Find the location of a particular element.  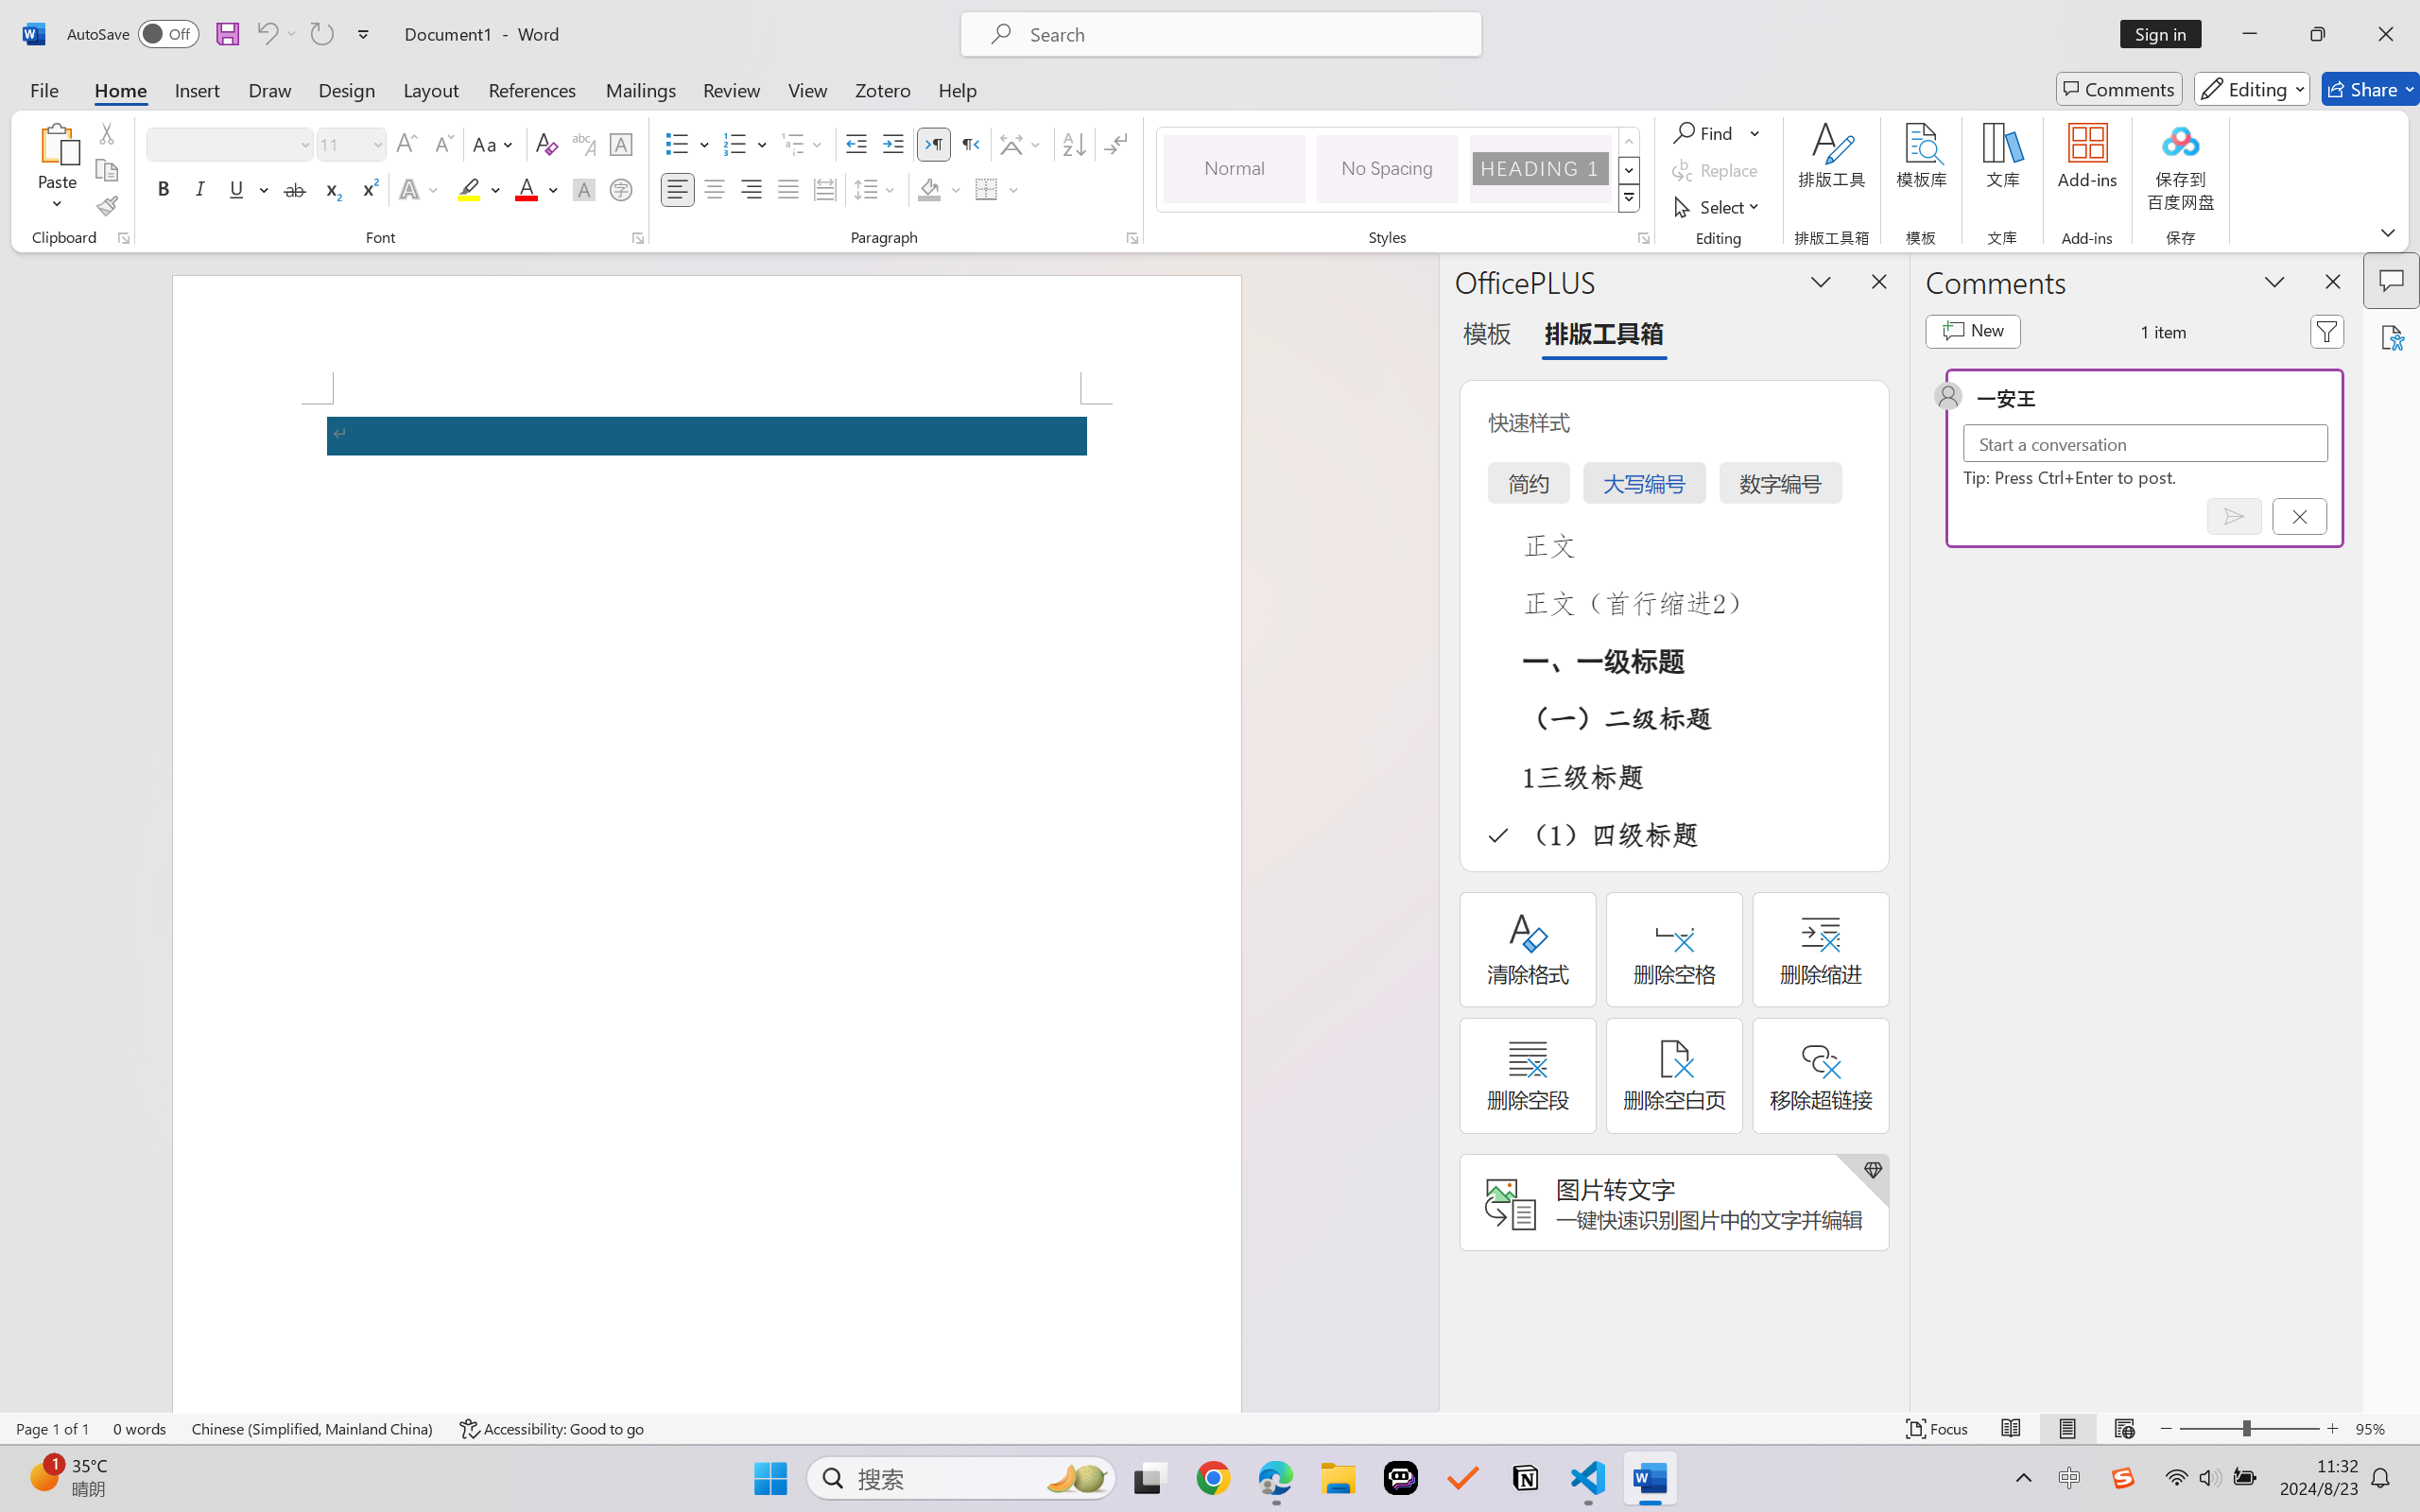

'Shading No Color' is located at coordinates (928, 188).